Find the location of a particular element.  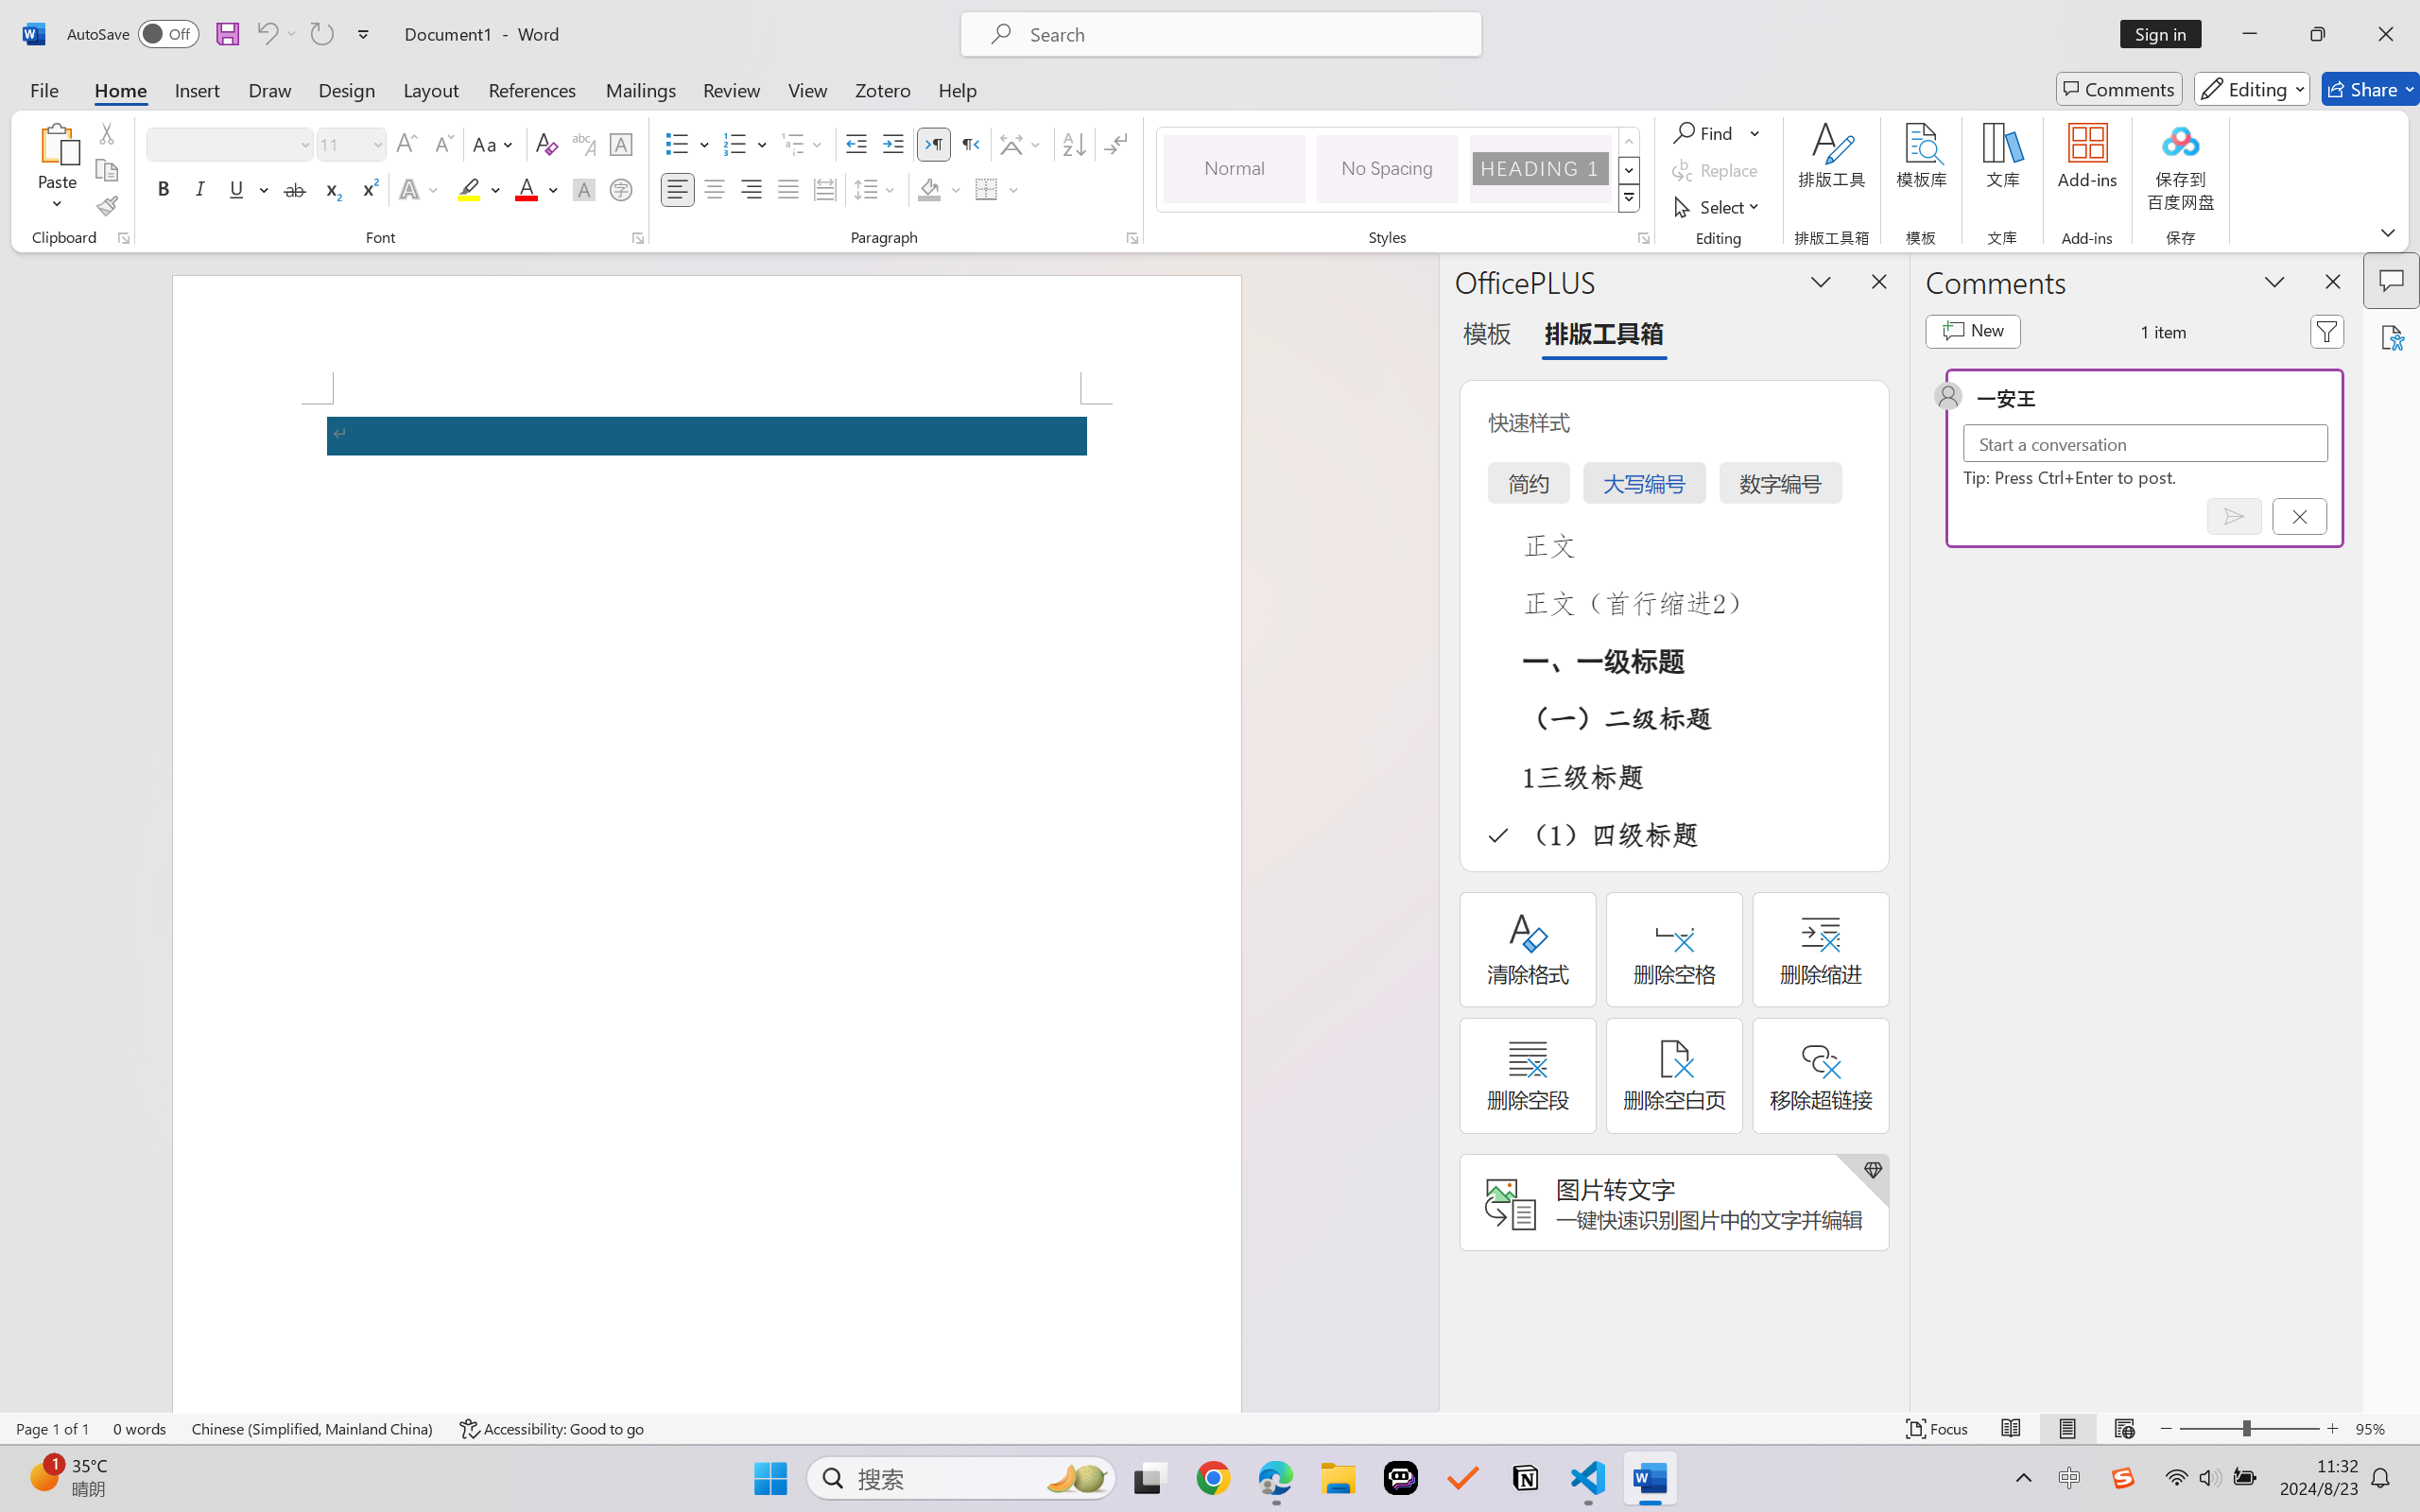

'Shading No Color' is located at coordinates (928, 188).